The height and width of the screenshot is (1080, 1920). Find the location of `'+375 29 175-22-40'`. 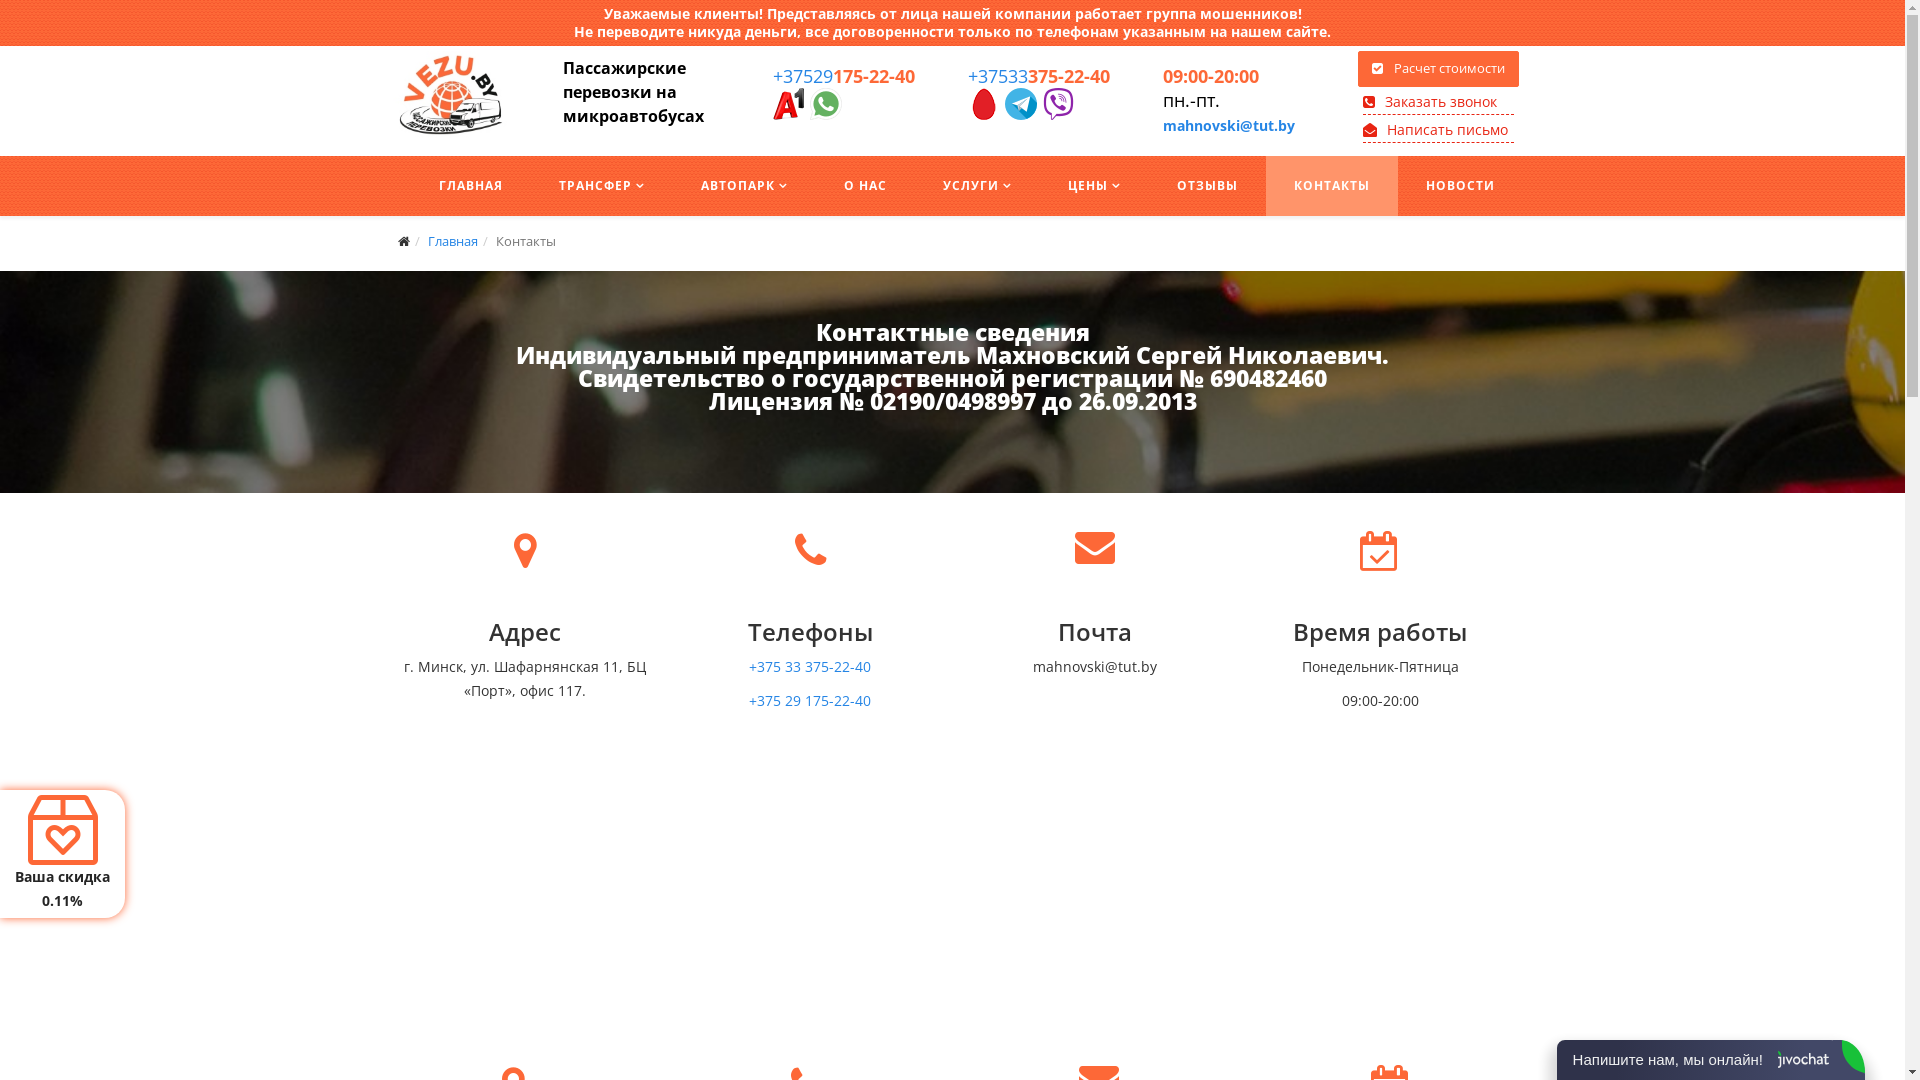

'+375 29 175-22-40' is located at coordinates (810, 699).